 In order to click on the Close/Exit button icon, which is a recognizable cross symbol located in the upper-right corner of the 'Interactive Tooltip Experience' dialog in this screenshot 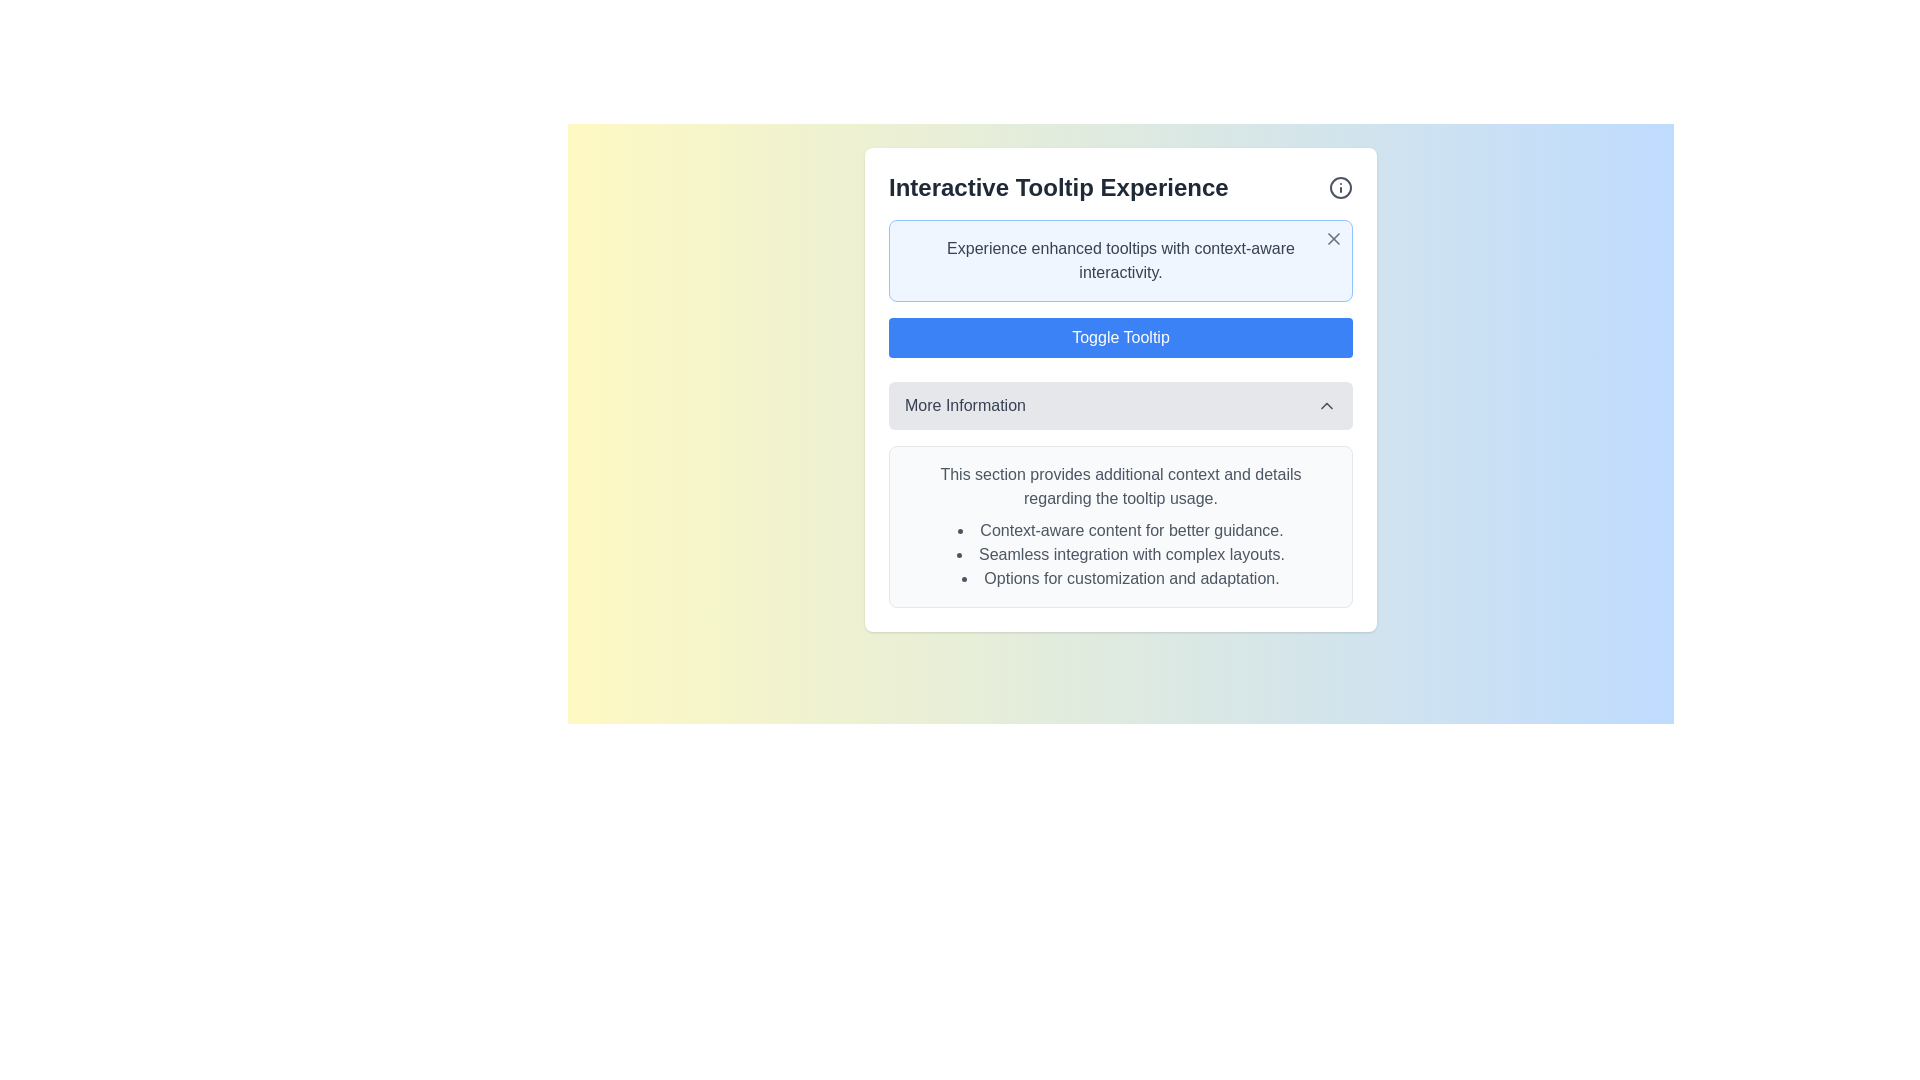, I will do `click(1334, 238)`.